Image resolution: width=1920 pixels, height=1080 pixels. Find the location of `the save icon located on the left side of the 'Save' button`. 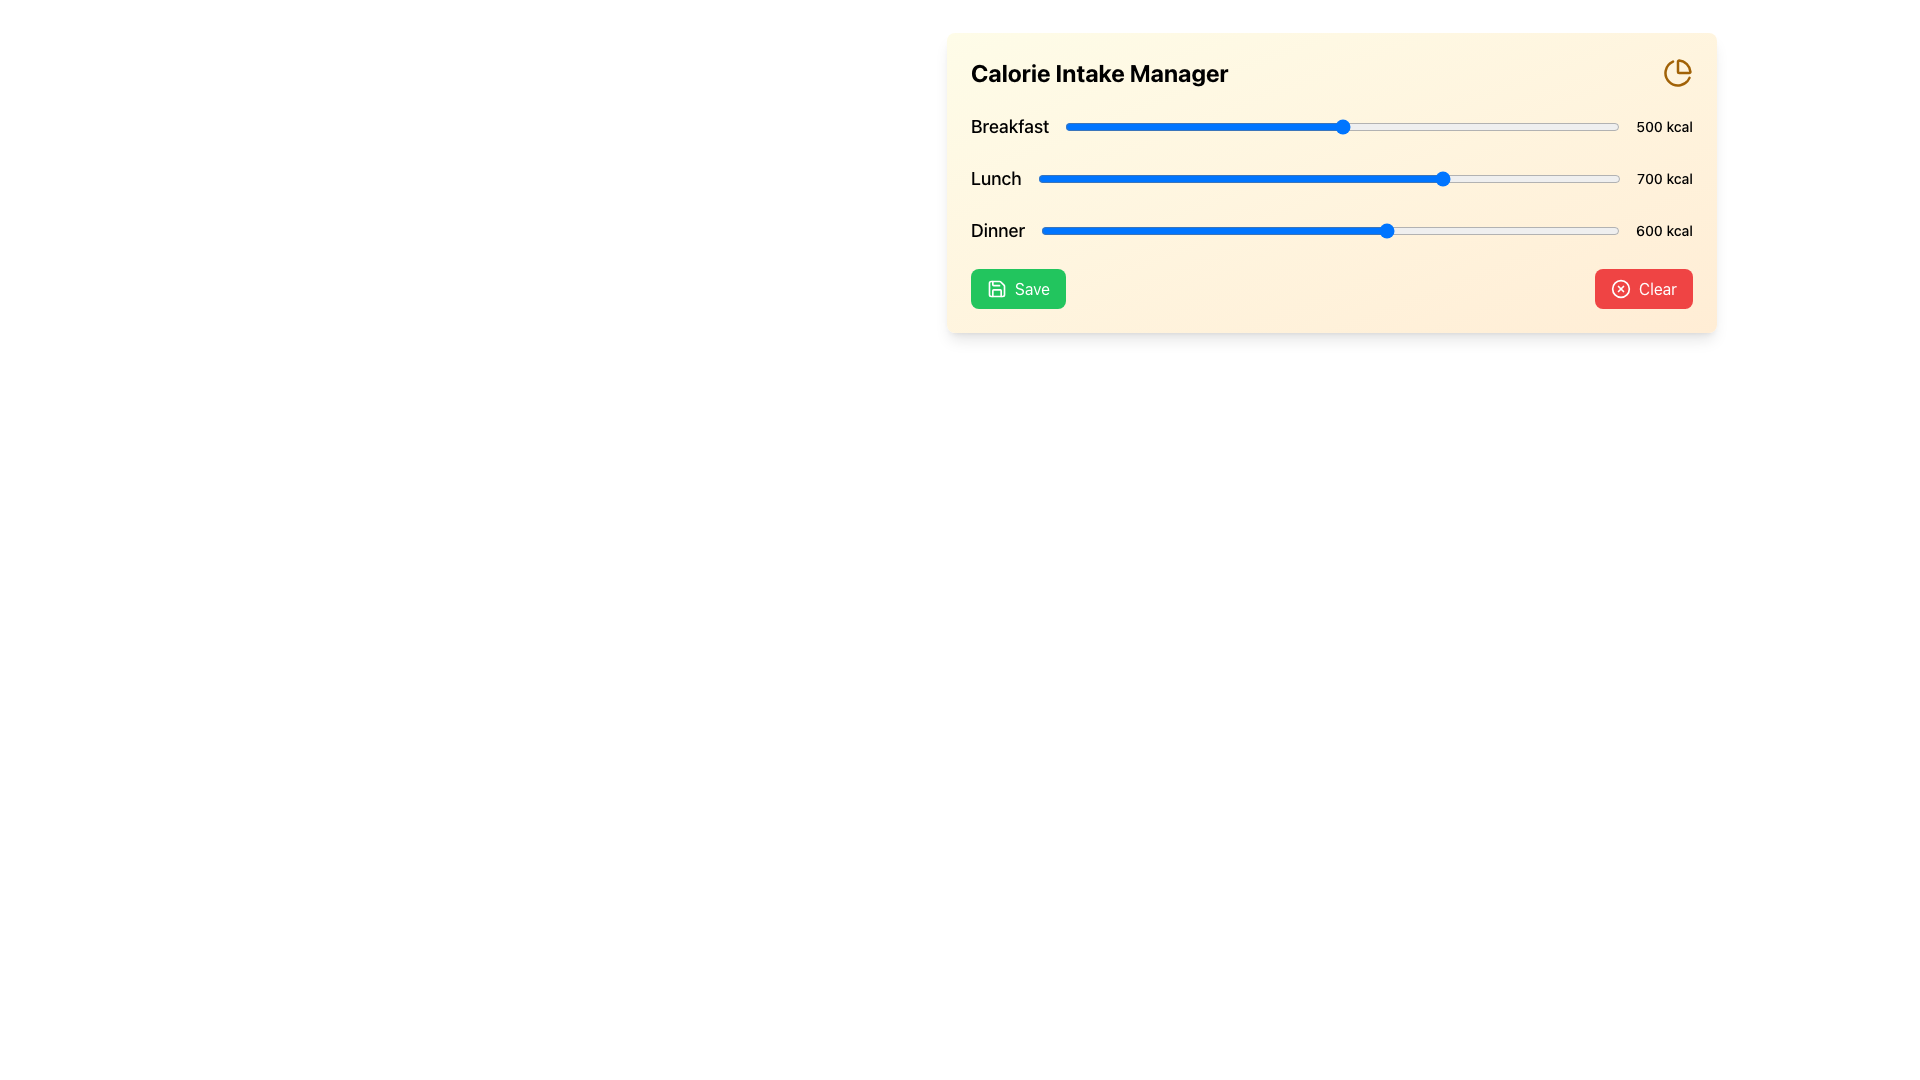

the save icon located on the left side of the 'Save' button is located at coordinates (997, 289).